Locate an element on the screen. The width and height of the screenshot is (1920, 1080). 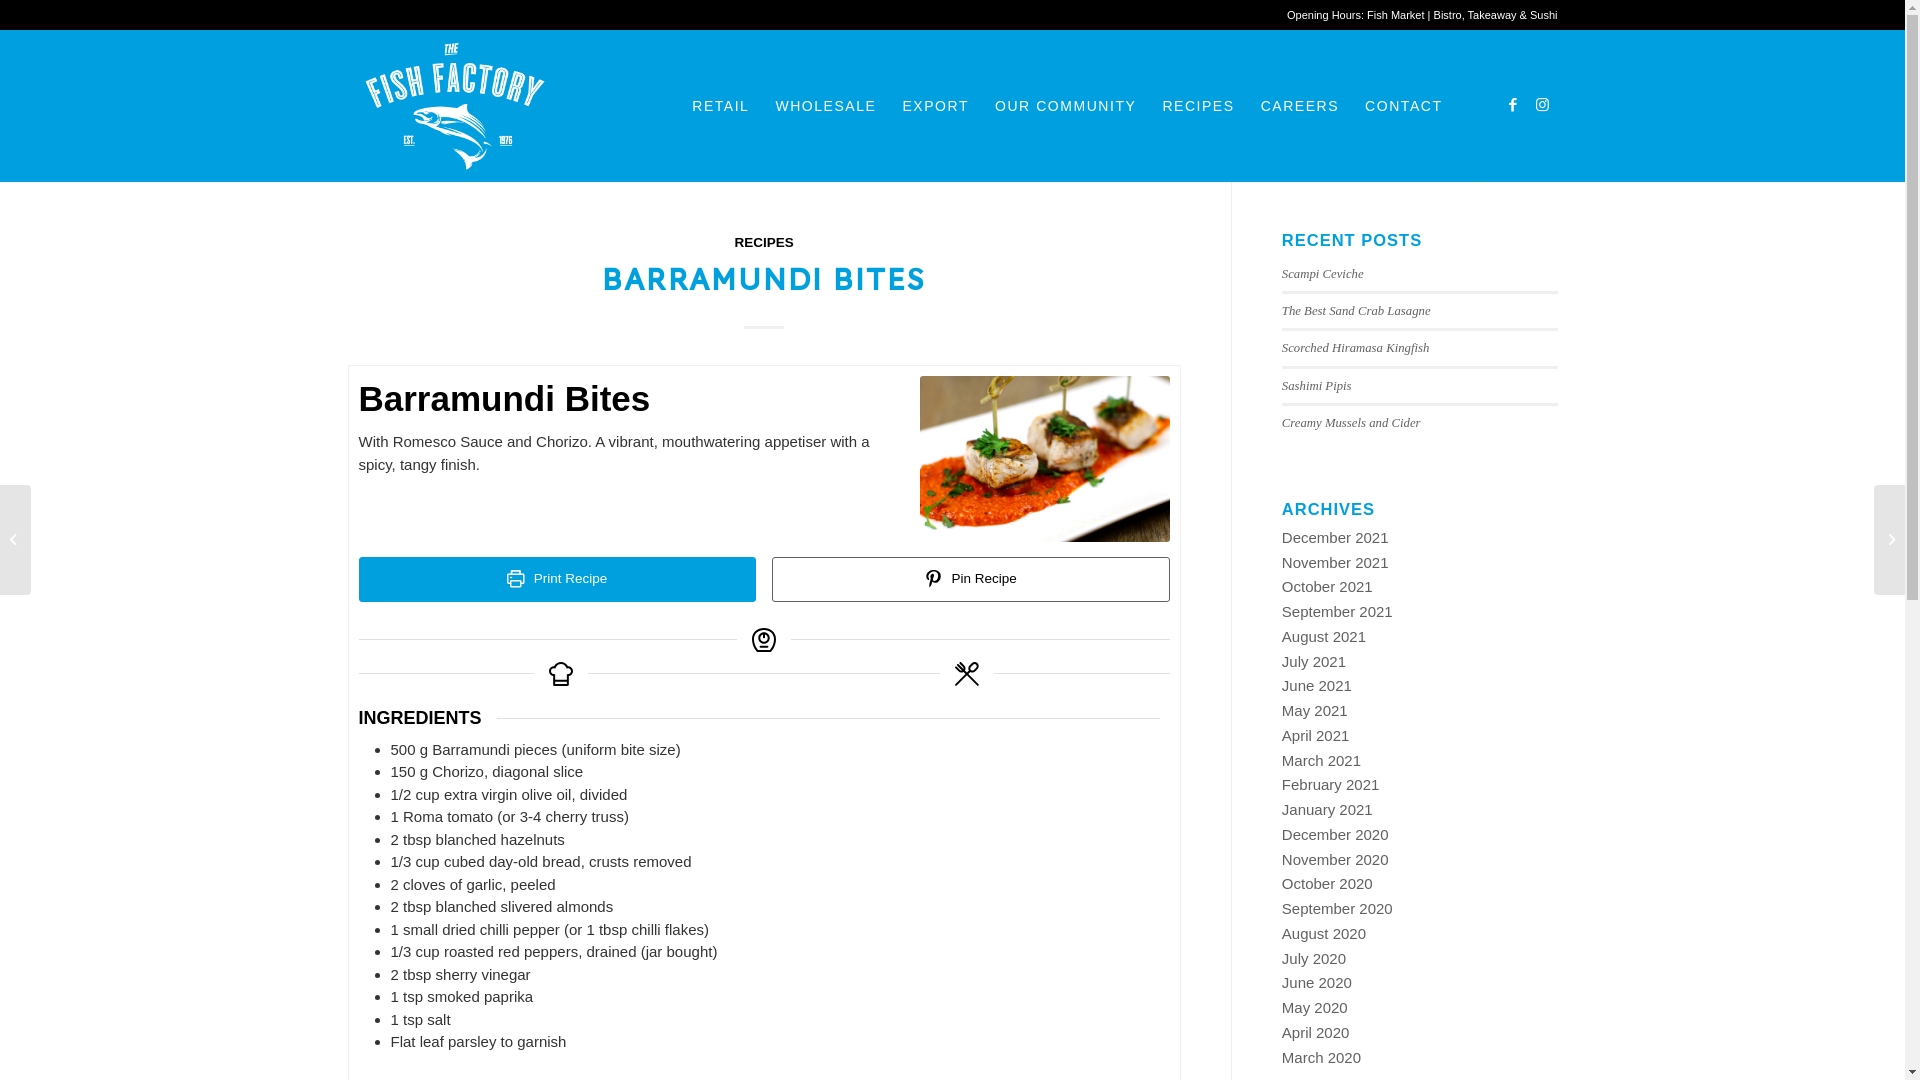
'July 2020' is located at coordinates (1281, 957).